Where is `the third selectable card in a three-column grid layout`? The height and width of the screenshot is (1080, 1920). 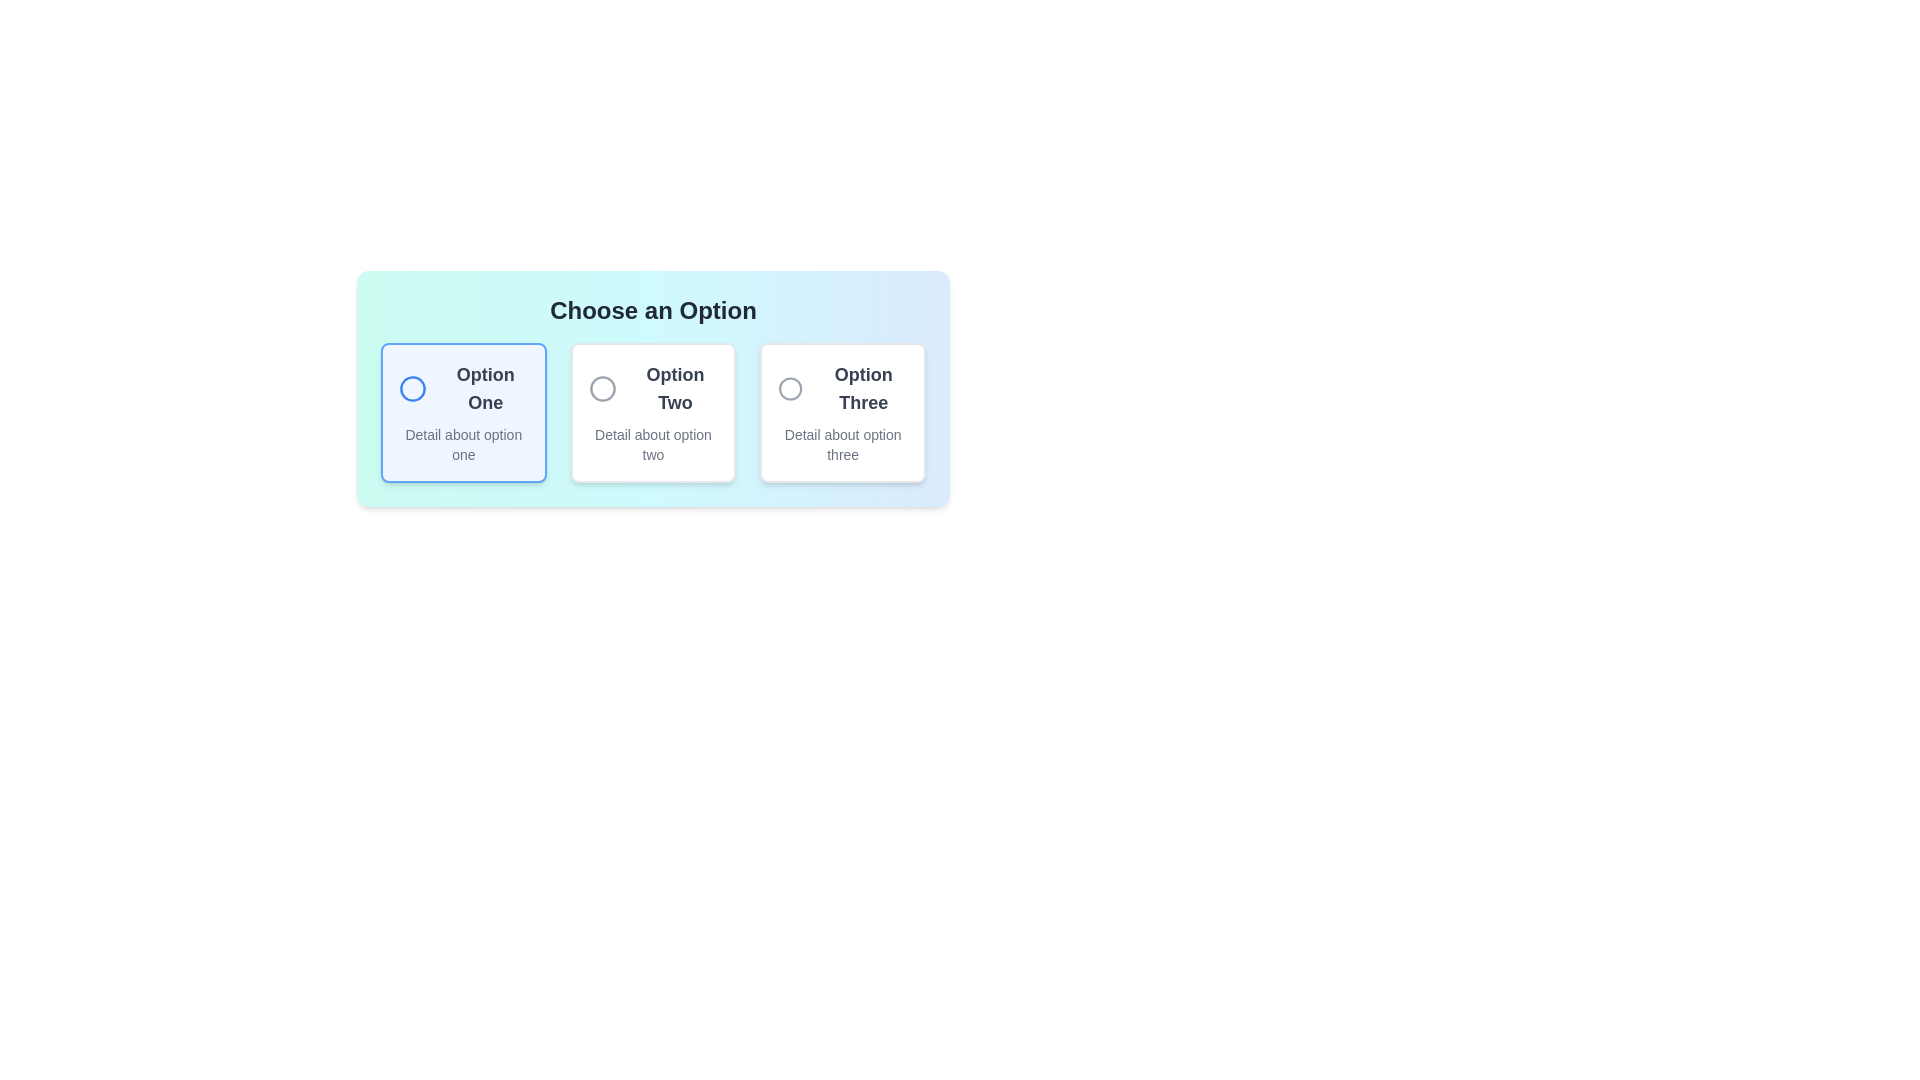 the third selectable card in a three-column grid layout is located at coordinates (843, 411).